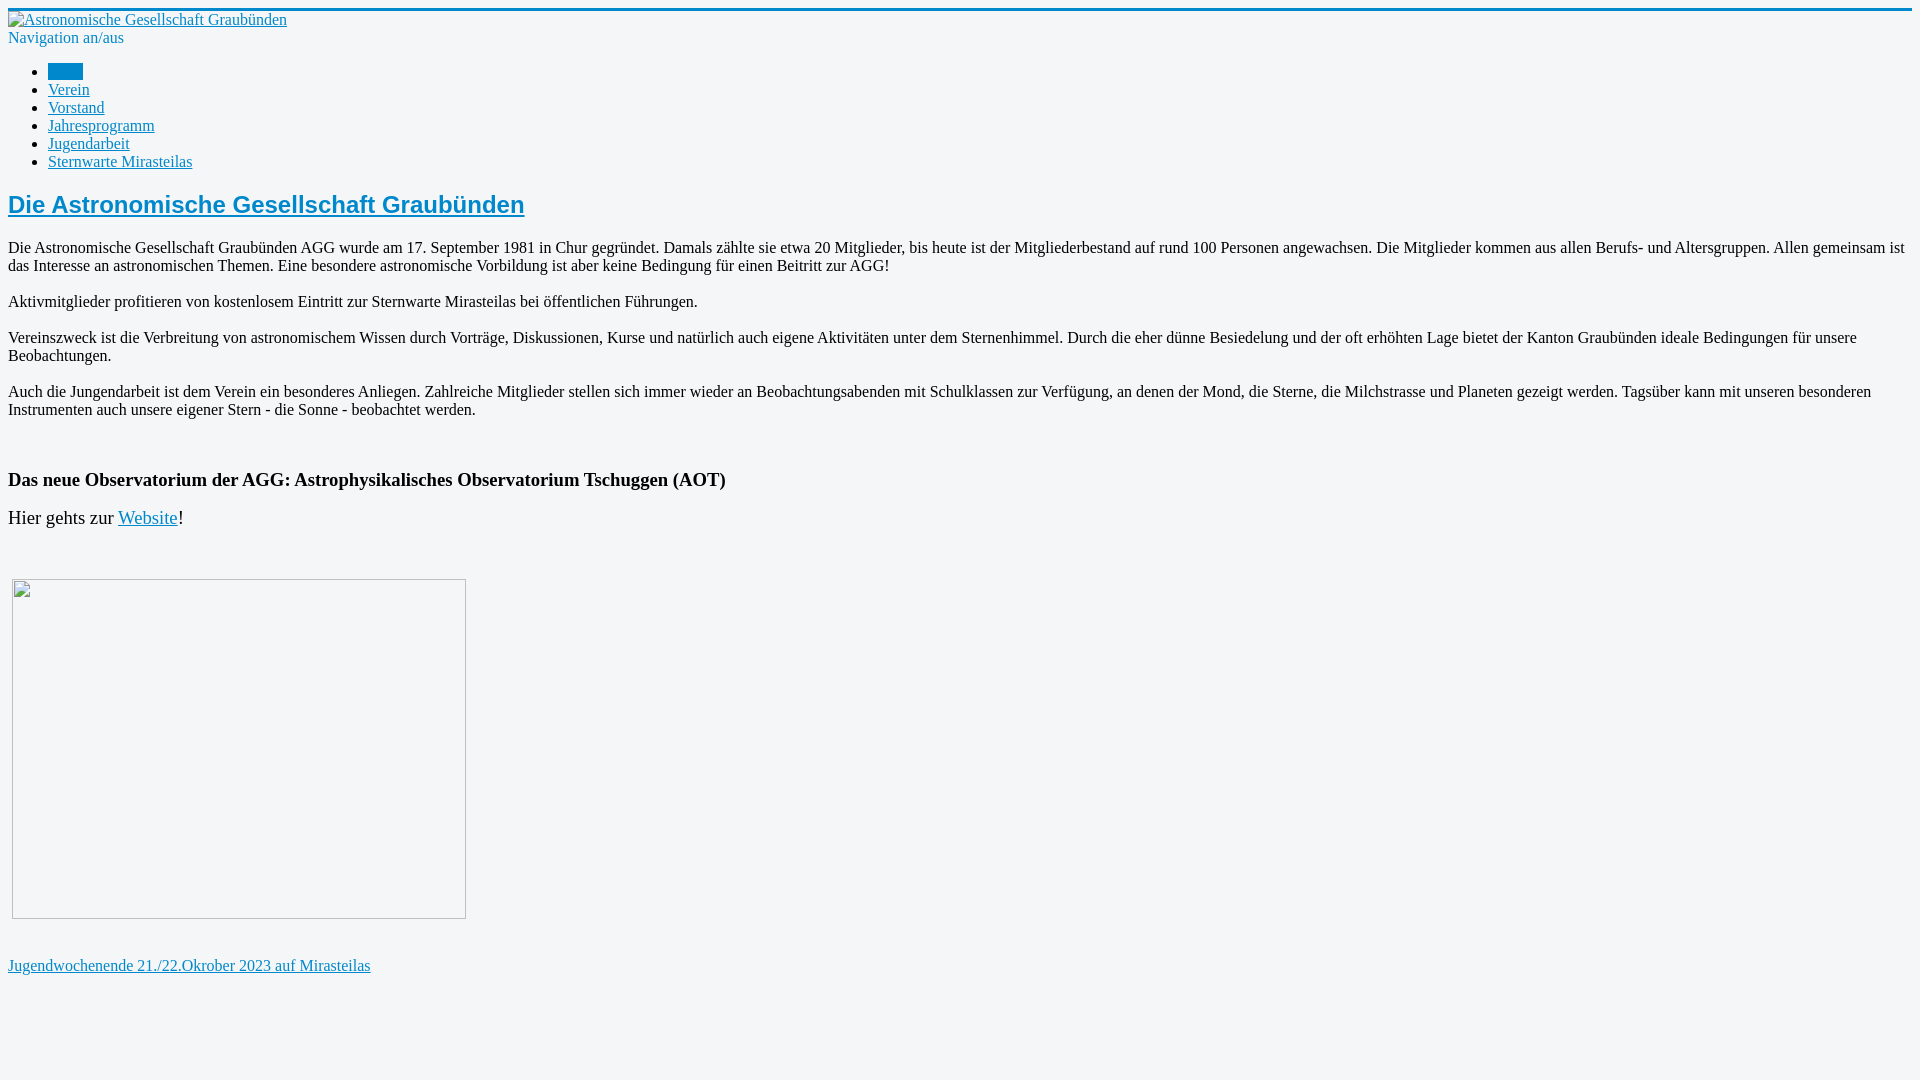 The width and height of the screenshot is (1920, 1080). What do you see at coordinates (119, 160) in the screenshot?
I see `'Sternwarte Mirasteilas'` at bounding box center [119, 160].